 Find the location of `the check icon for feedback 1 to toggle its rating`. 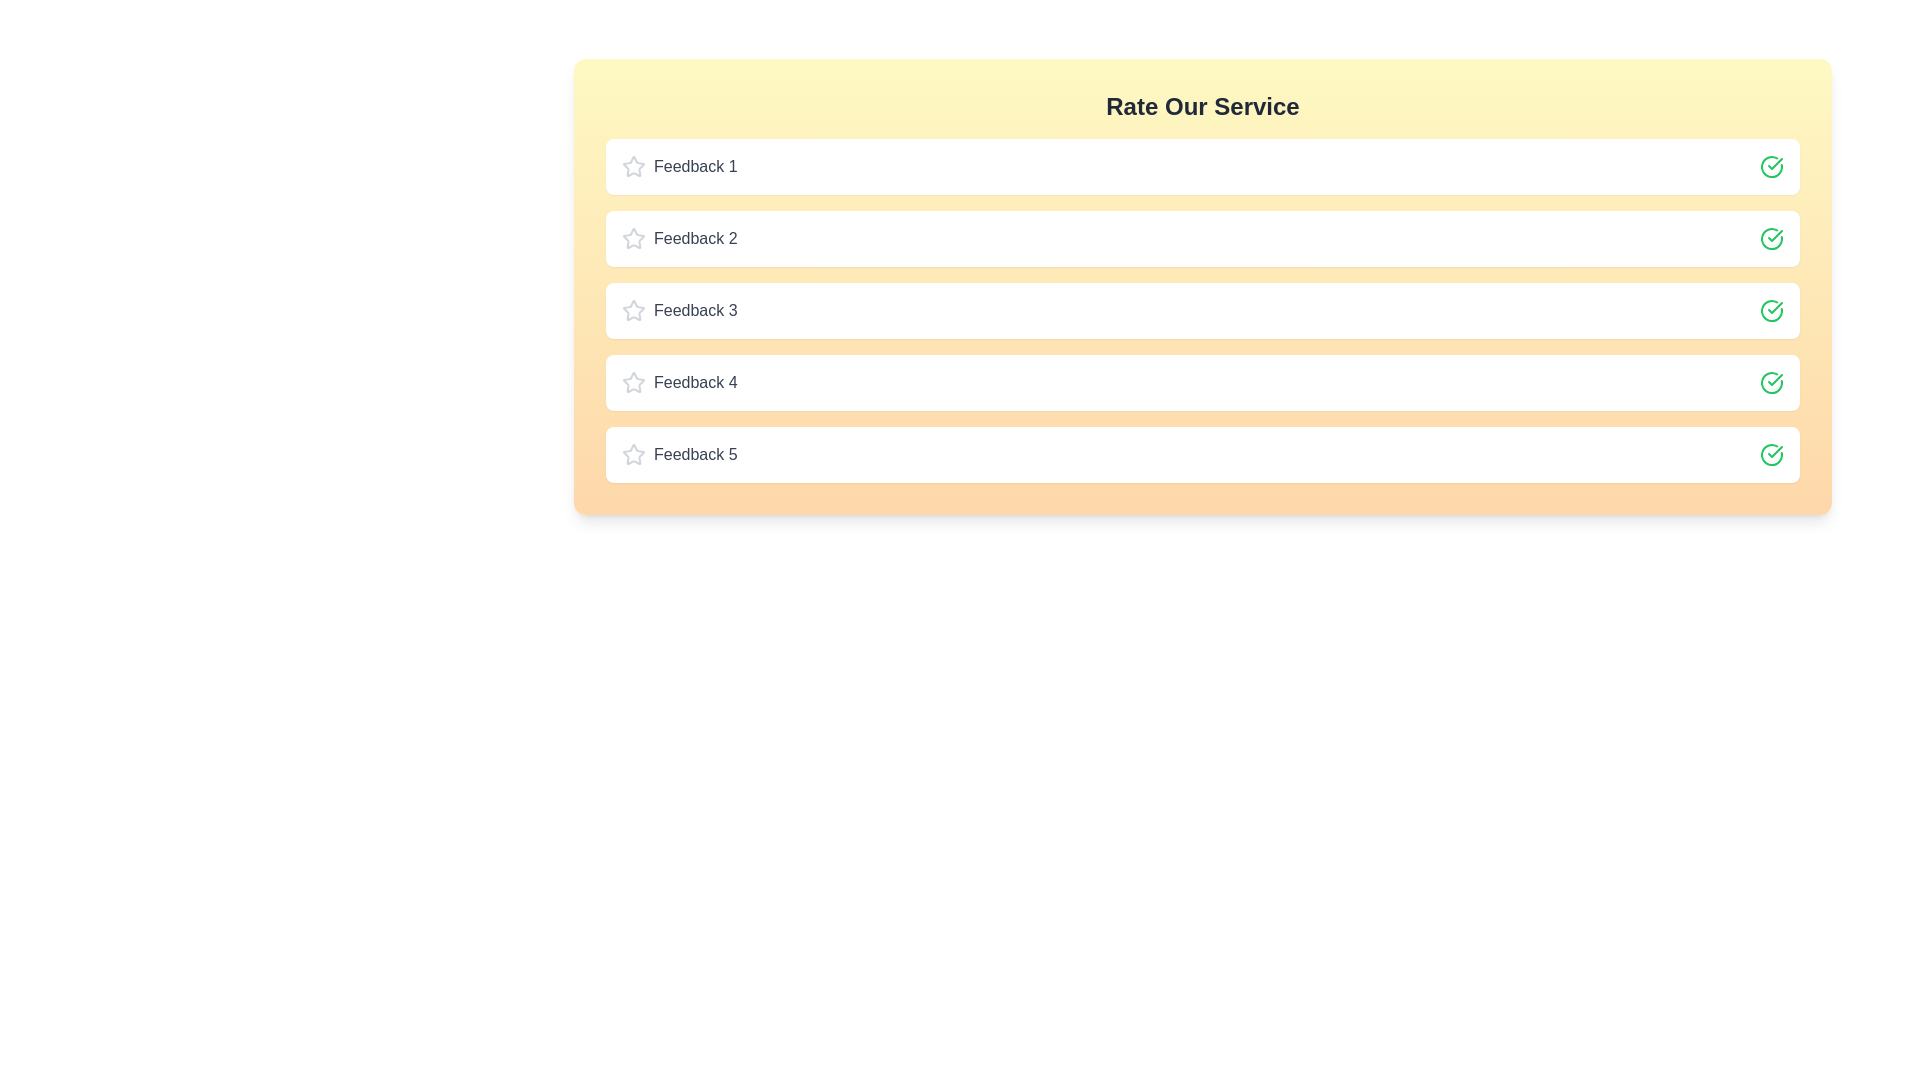

the check icon for feedback 1 to toggle its rating is located at coordinates (1771, 165).